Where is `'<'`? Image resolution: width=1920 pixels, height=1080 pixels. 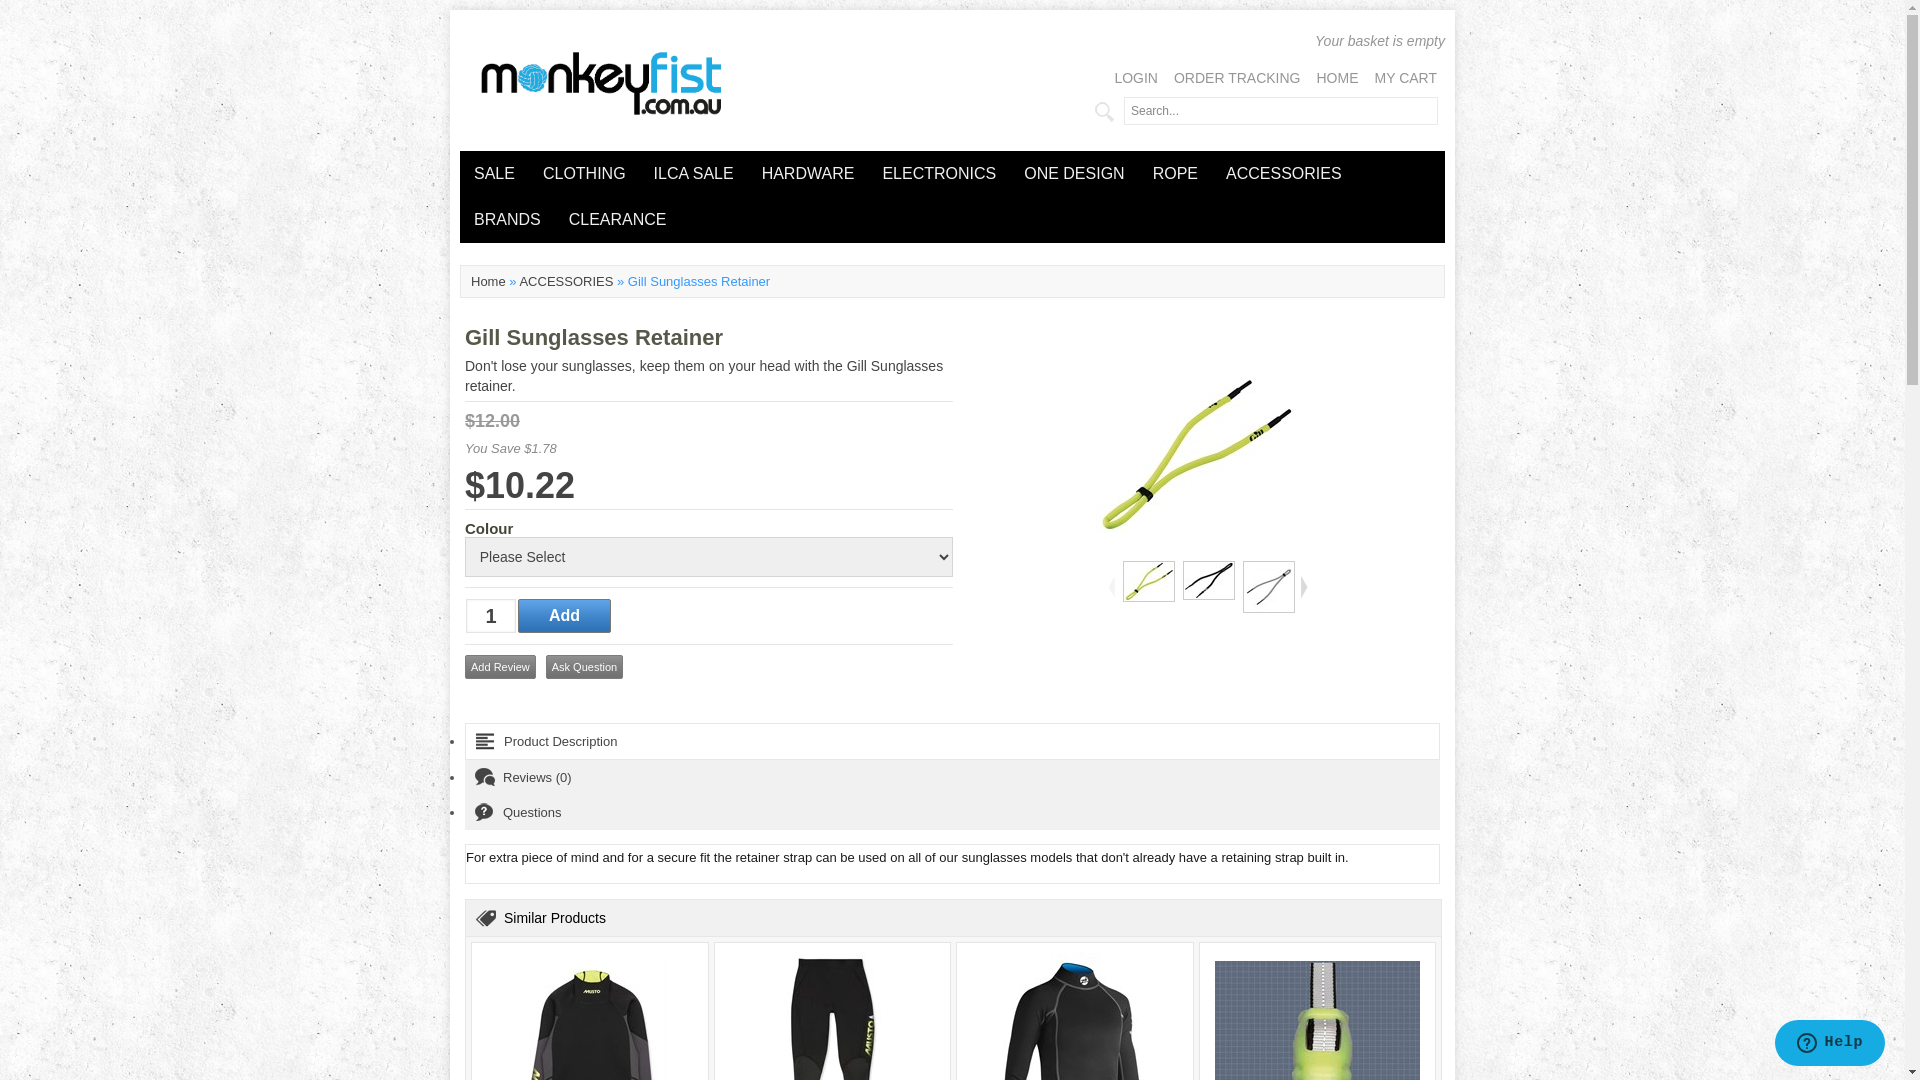
'<' is located at coordinates (1112, 585).